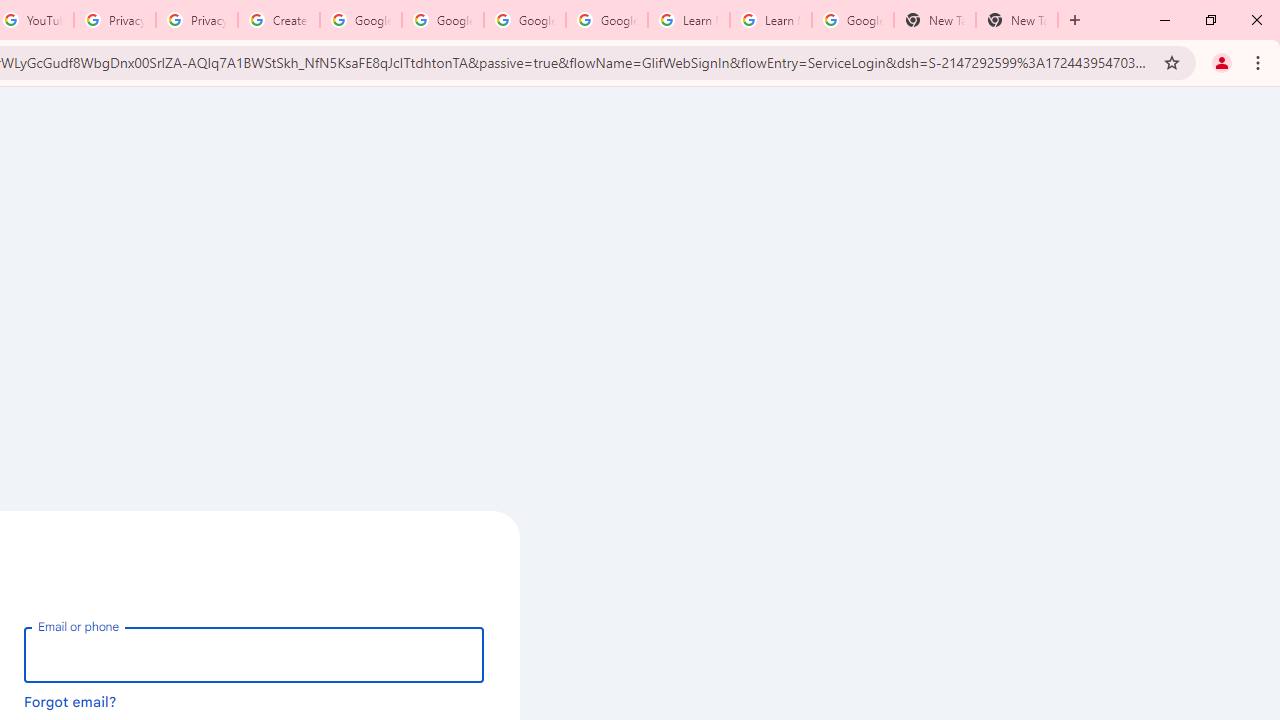 This screenshot has height=720, width=1280. What do you see at coordinates (852, 20) in the screenshot?
I see `'Google Account'` at bounding box center [852, 20].